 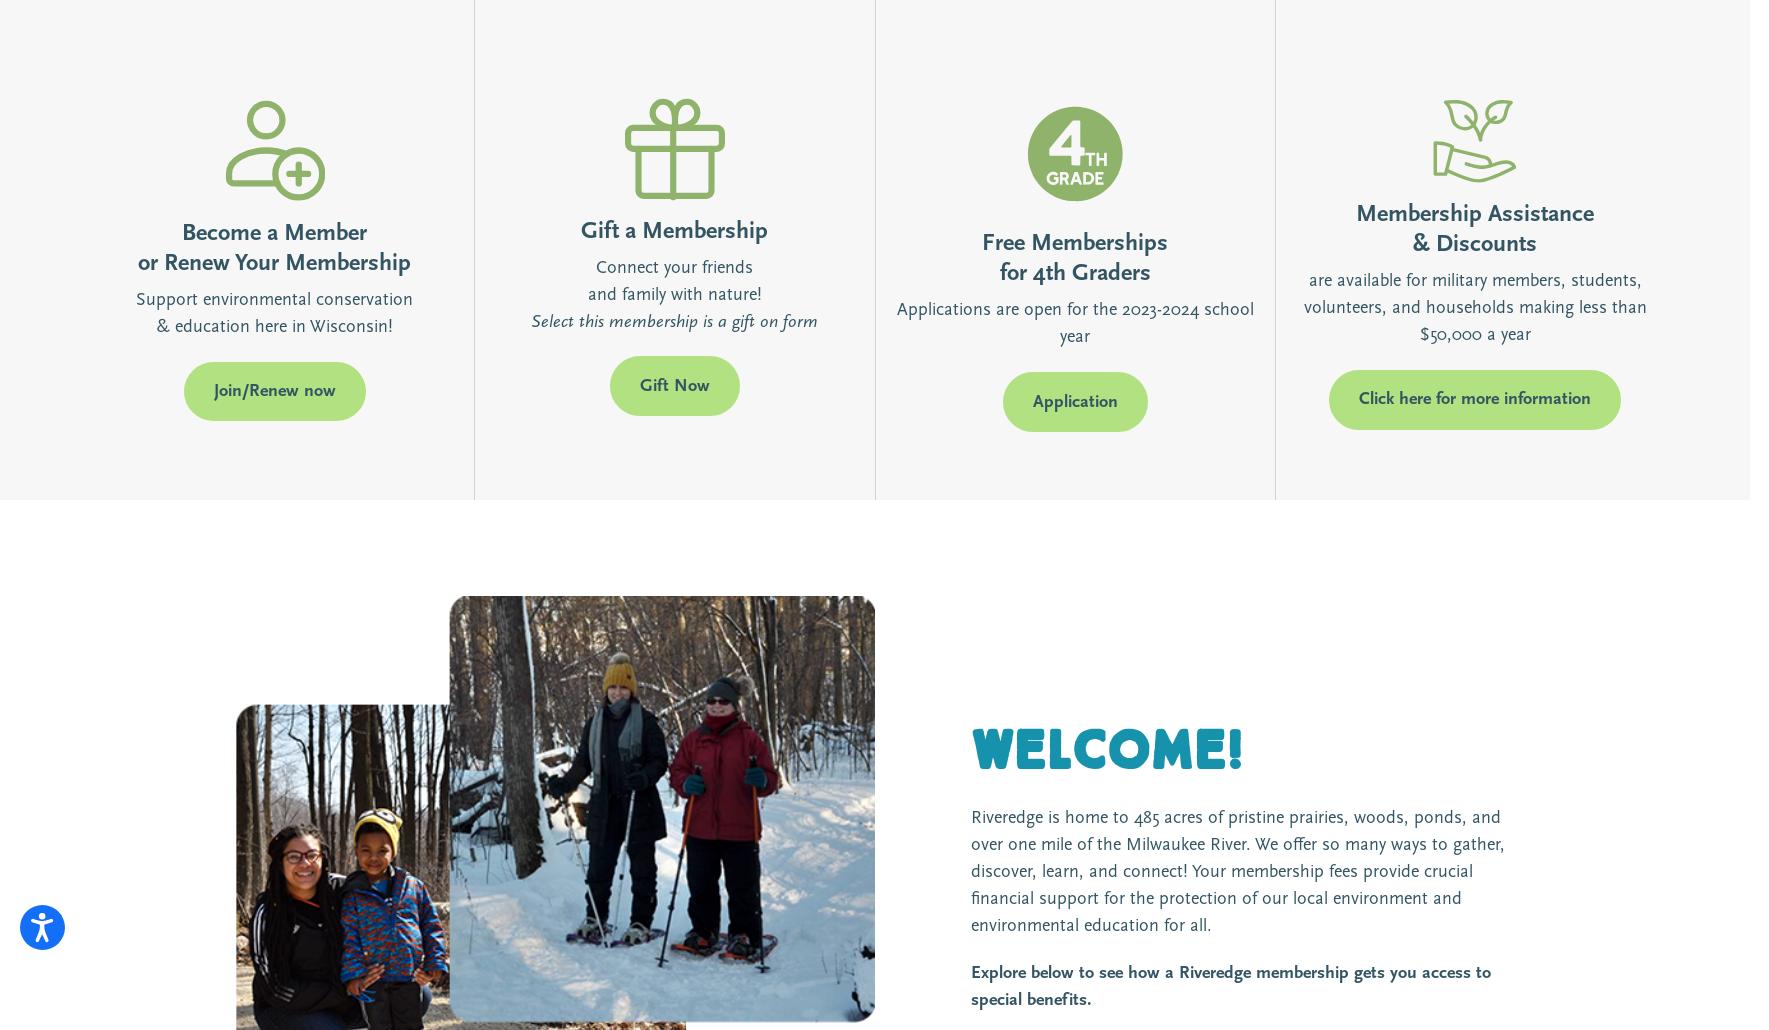 What do you see at coordinates (1106, 752) in the screenshot?
I see `'Welcome!'` at bounding box center [1106, 752].